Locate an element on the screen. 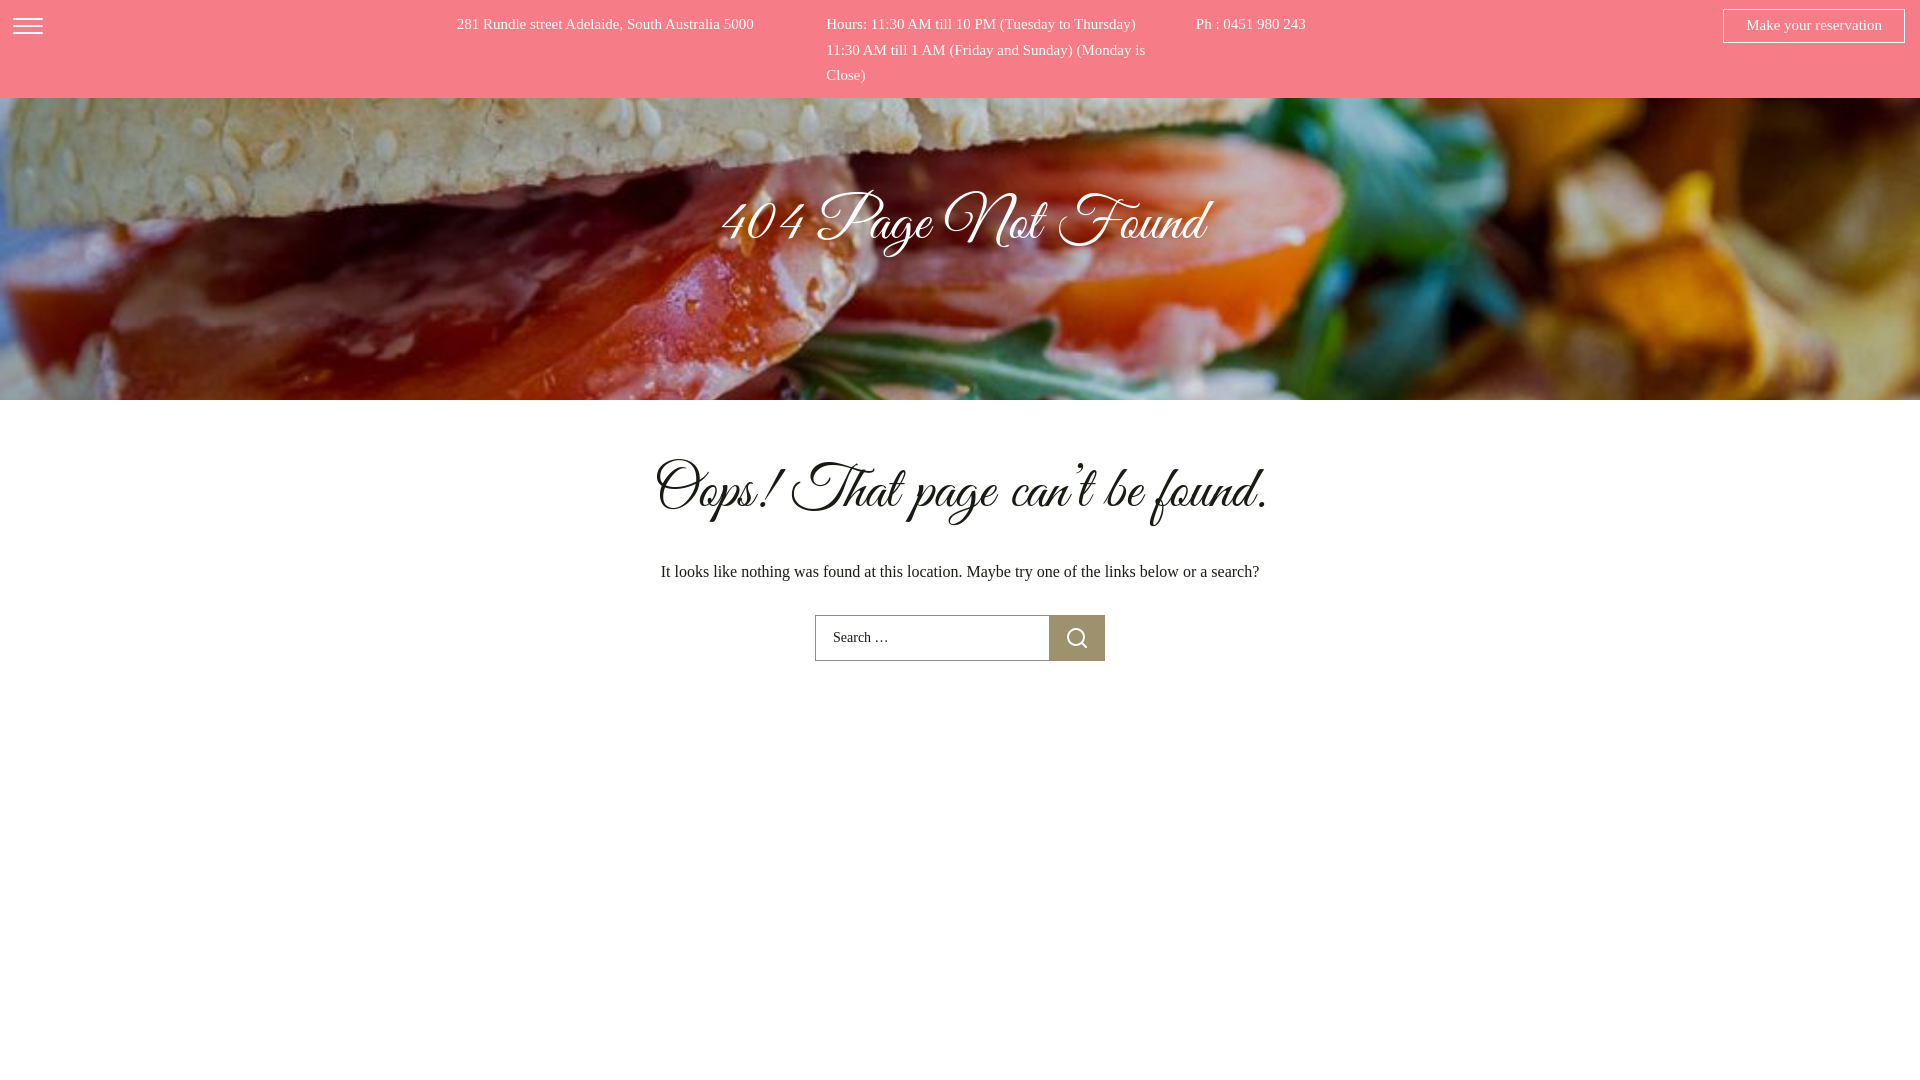 The image size is (1920, 1080). 'Search' is located at coordinates (1048, 637).